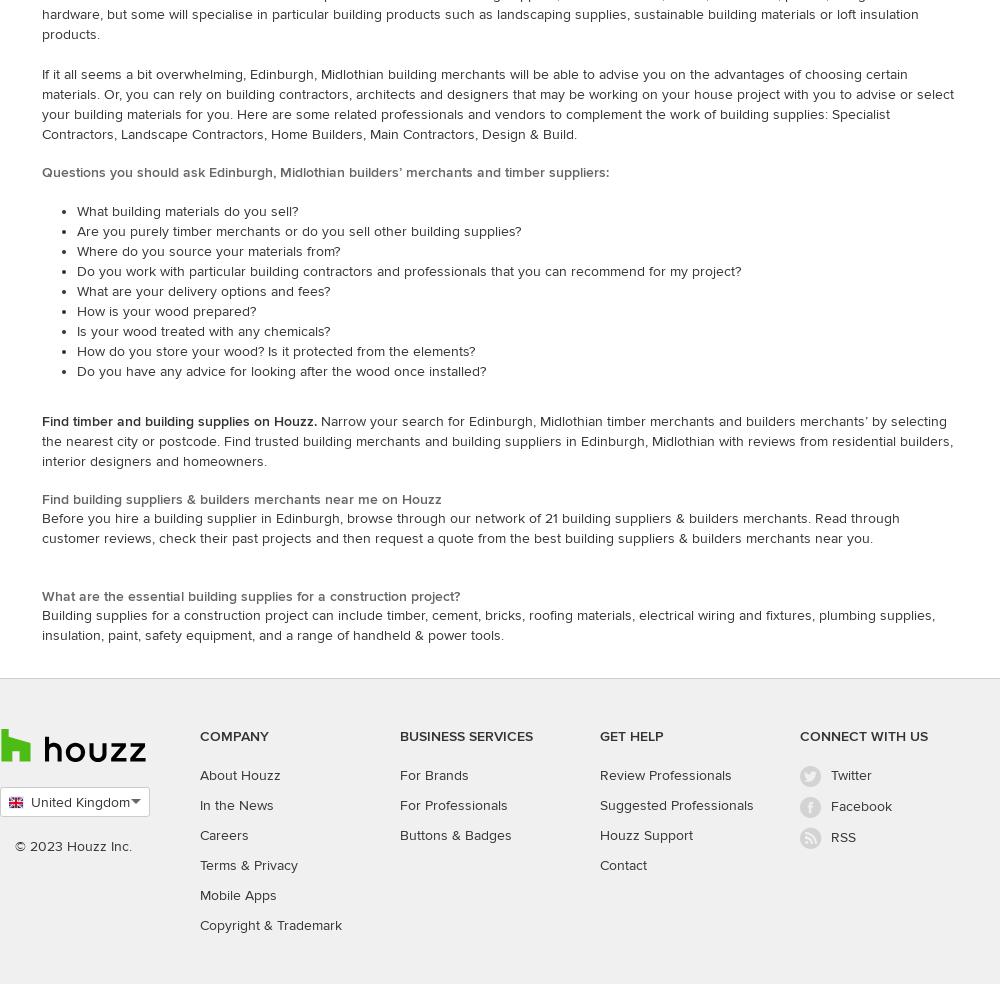 The height and width of the screenshot is (984, 1000). Describe the element at coordinates (281, 371) in the screenshot. I see `'Do you have any advice for looking after the wood once installed?'` at that location.